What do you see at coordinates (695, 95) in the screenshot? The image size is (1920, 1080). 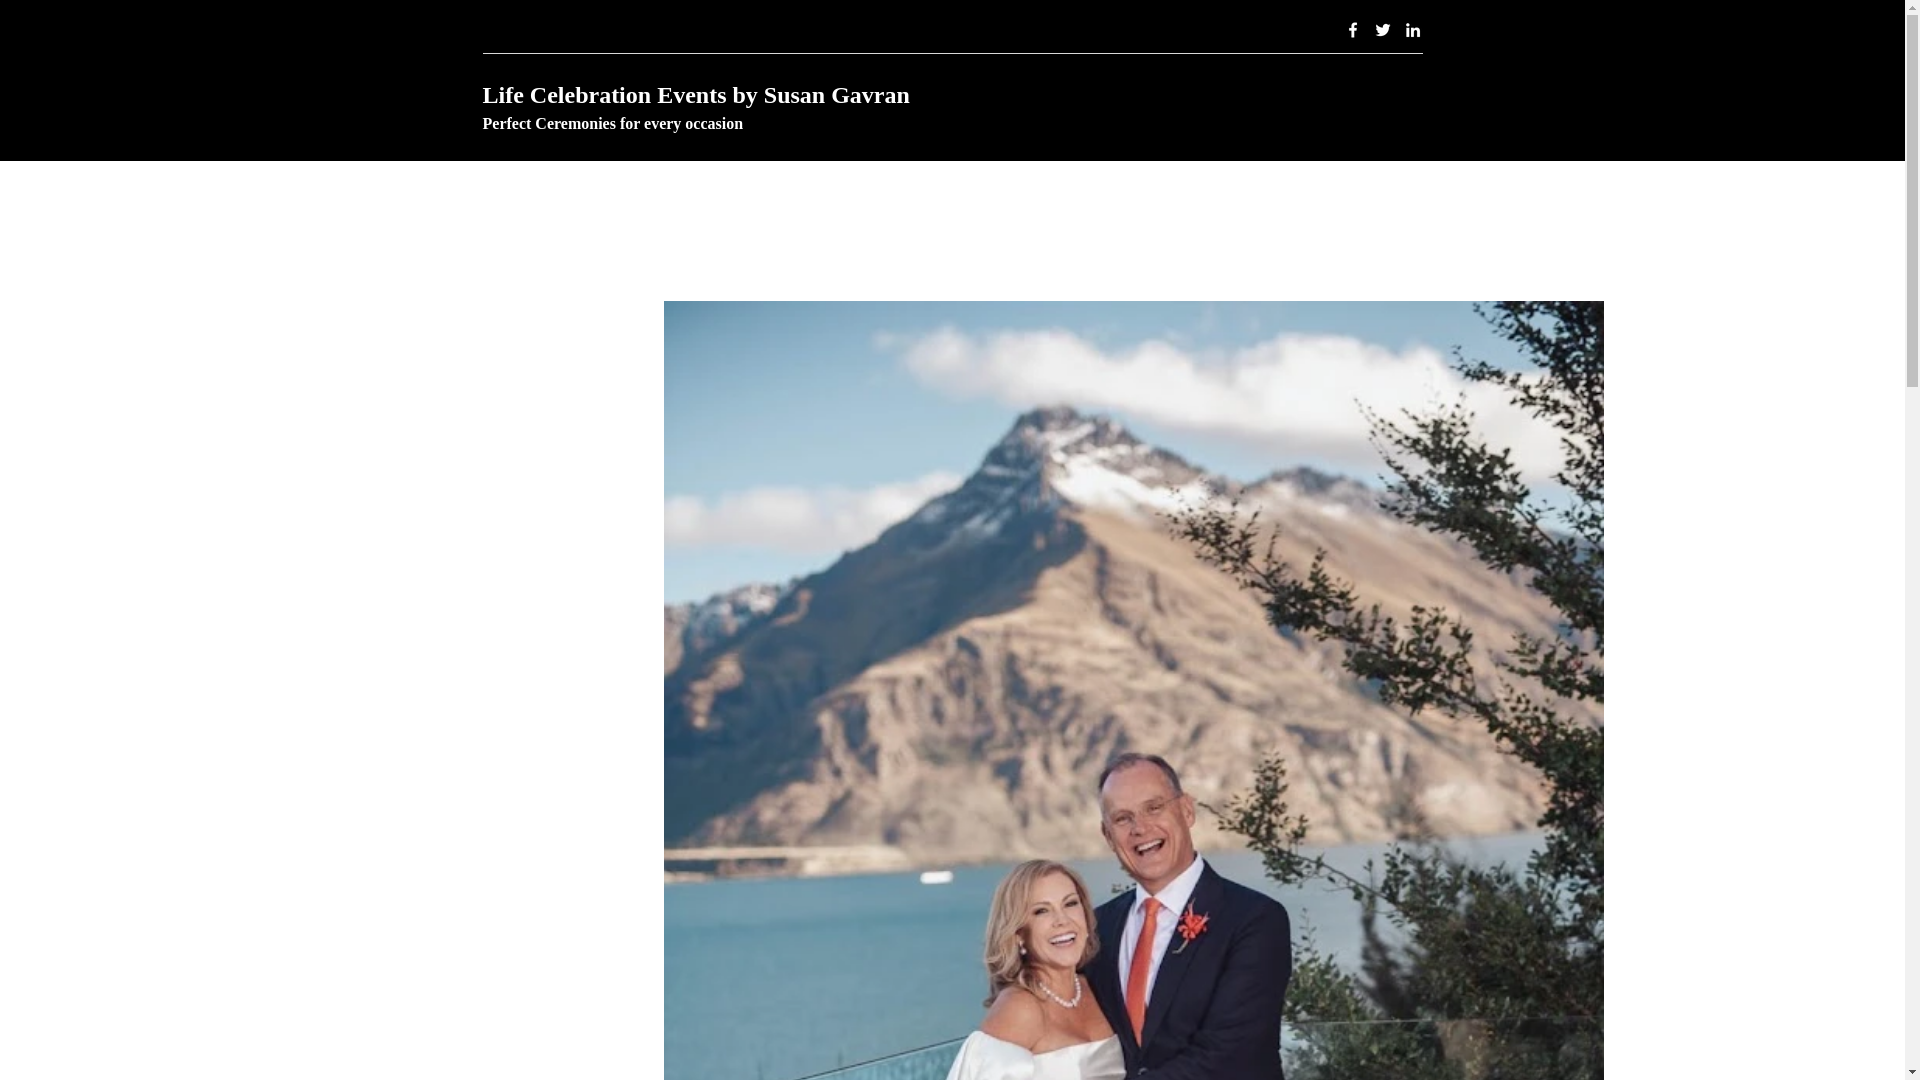 I see `'Life Celebration Events by Susan Gavran'` at bounding box center [695, 95].